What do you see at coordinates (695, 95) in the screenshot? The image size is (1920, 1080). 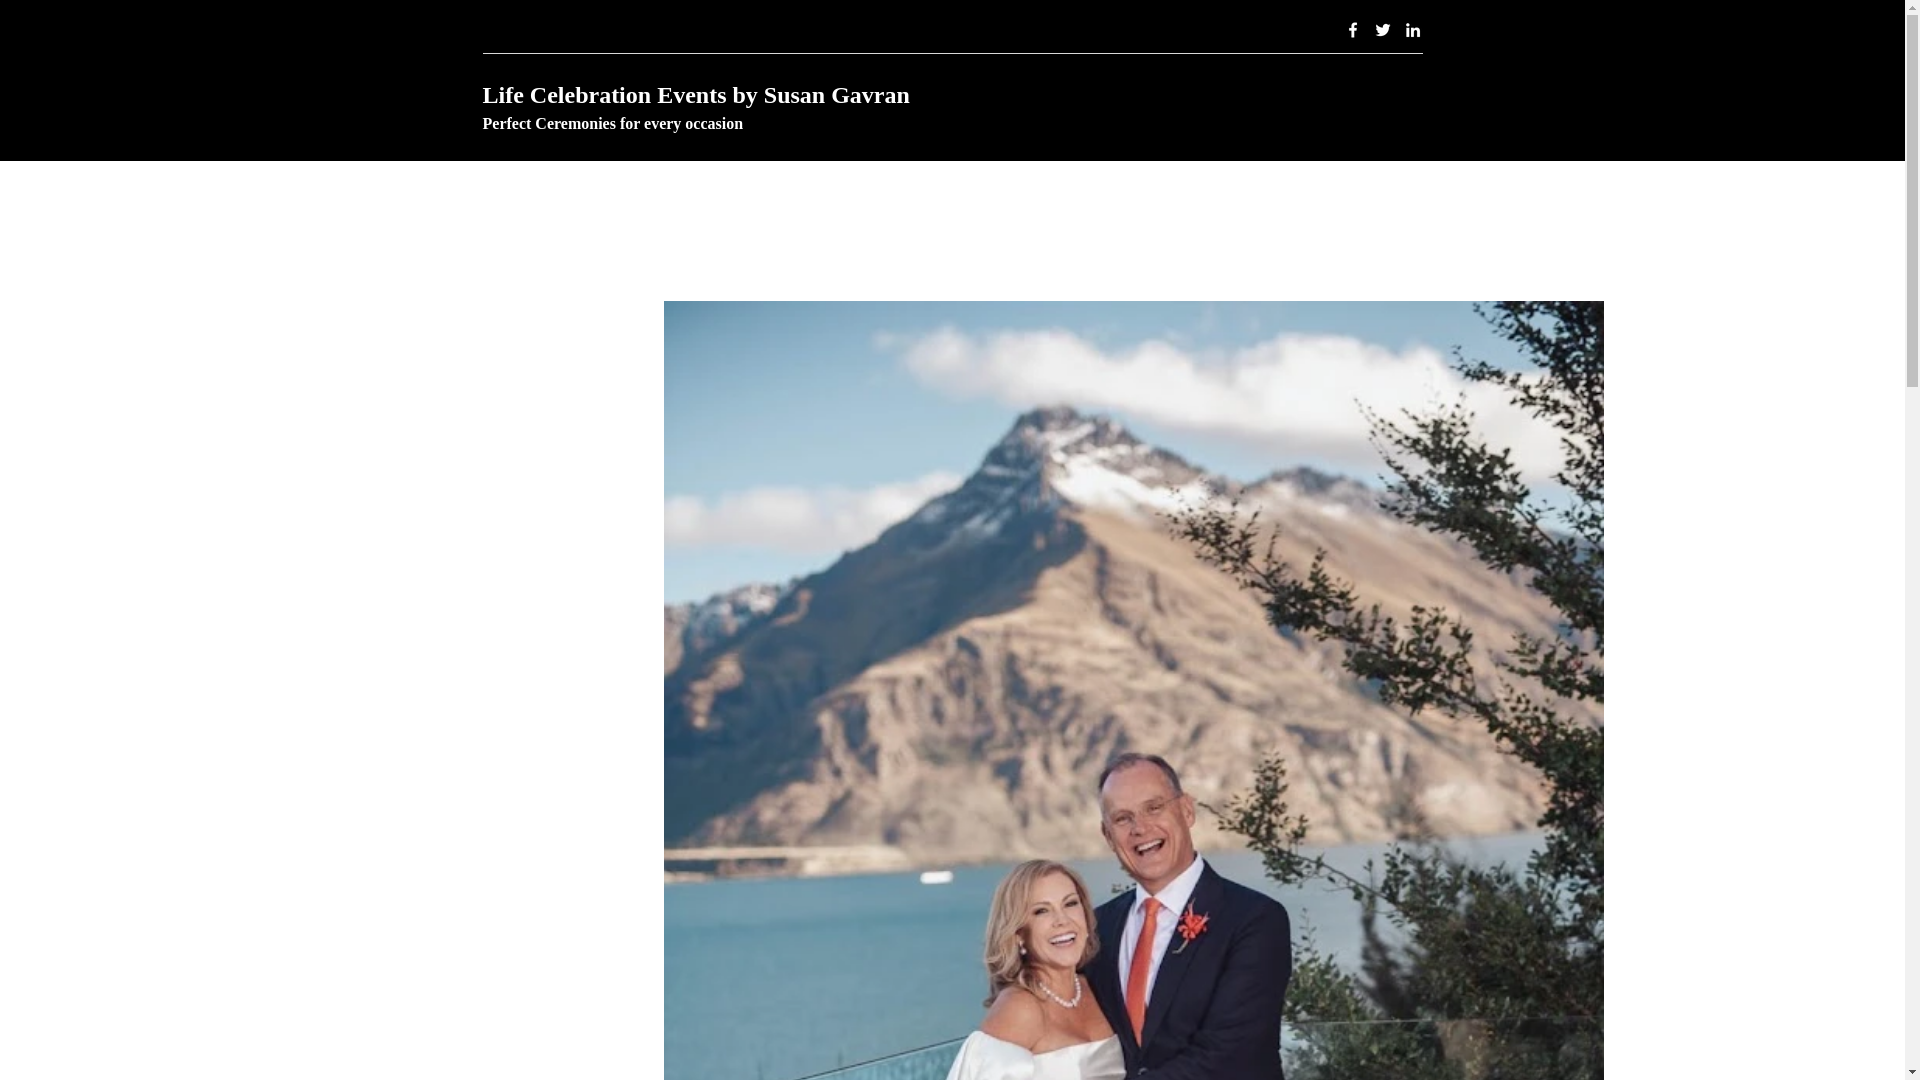 I see `'Life Celebration Events by Susan Gavran'` at bounding box center [695, 95].